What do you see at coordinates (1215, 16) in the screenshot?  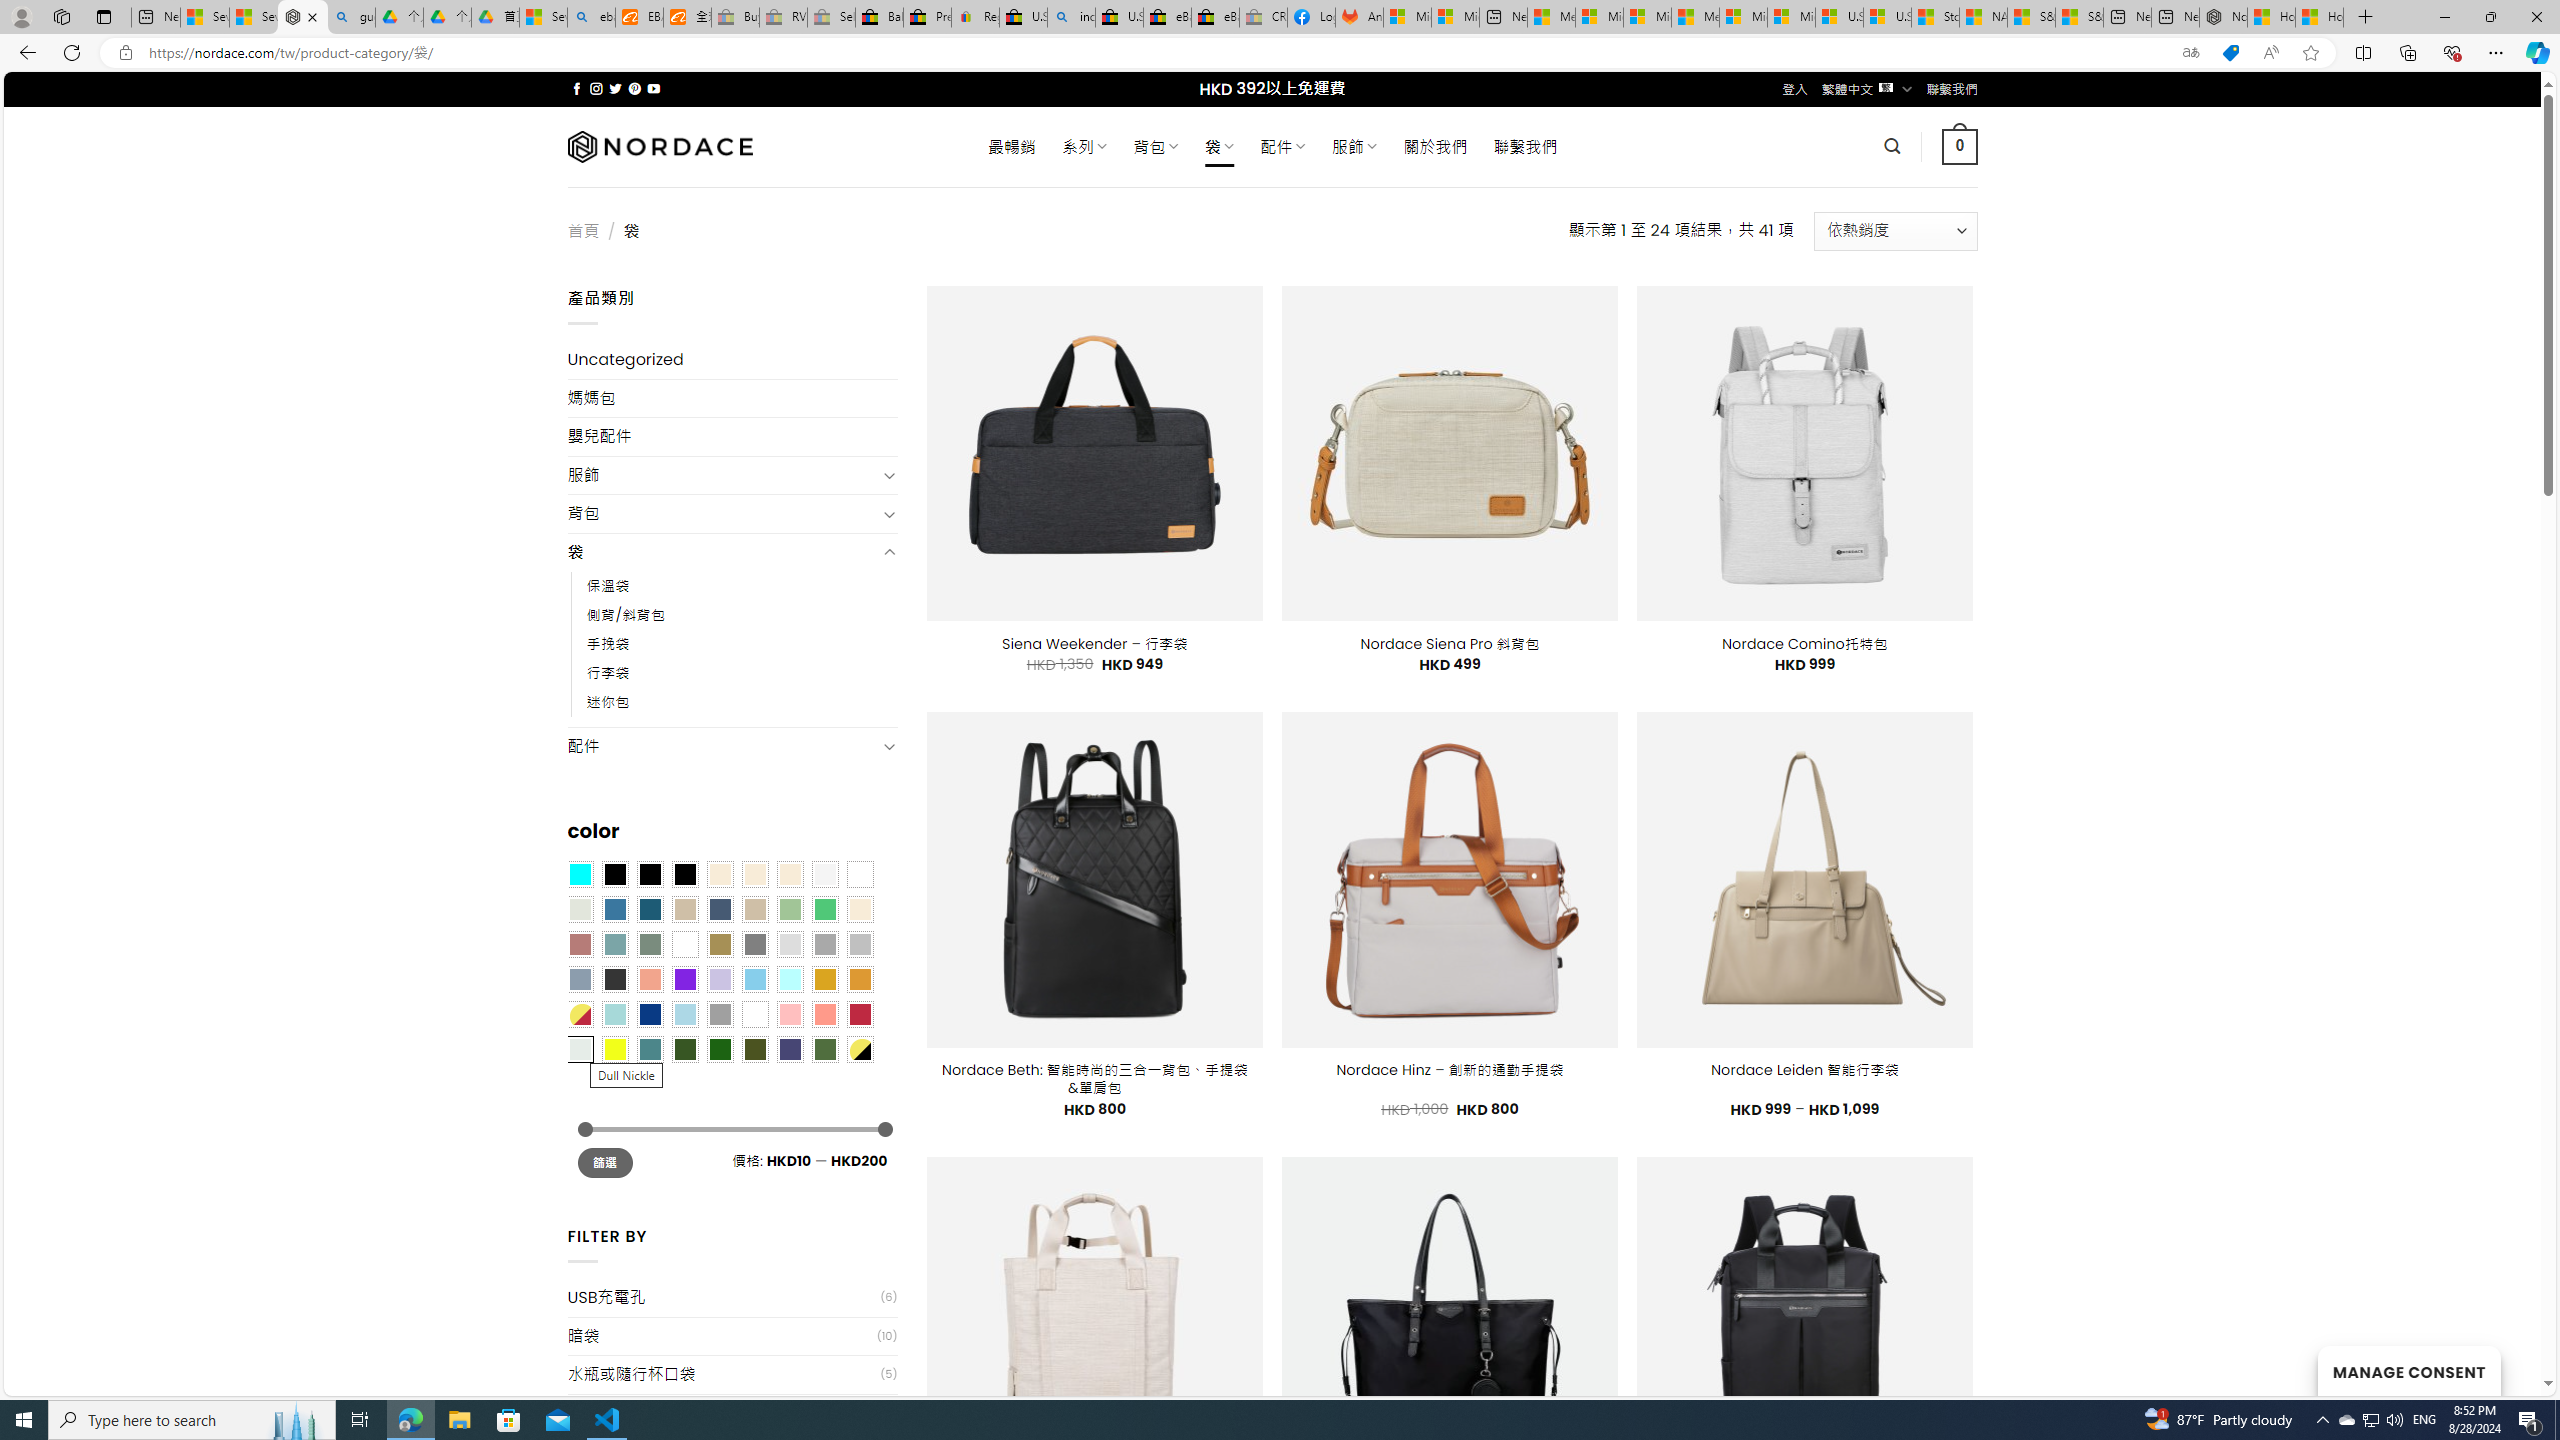 I see `'eBay Inc. Reports Third Quarter 2023 Results'` at bounding box center [1215, 16].